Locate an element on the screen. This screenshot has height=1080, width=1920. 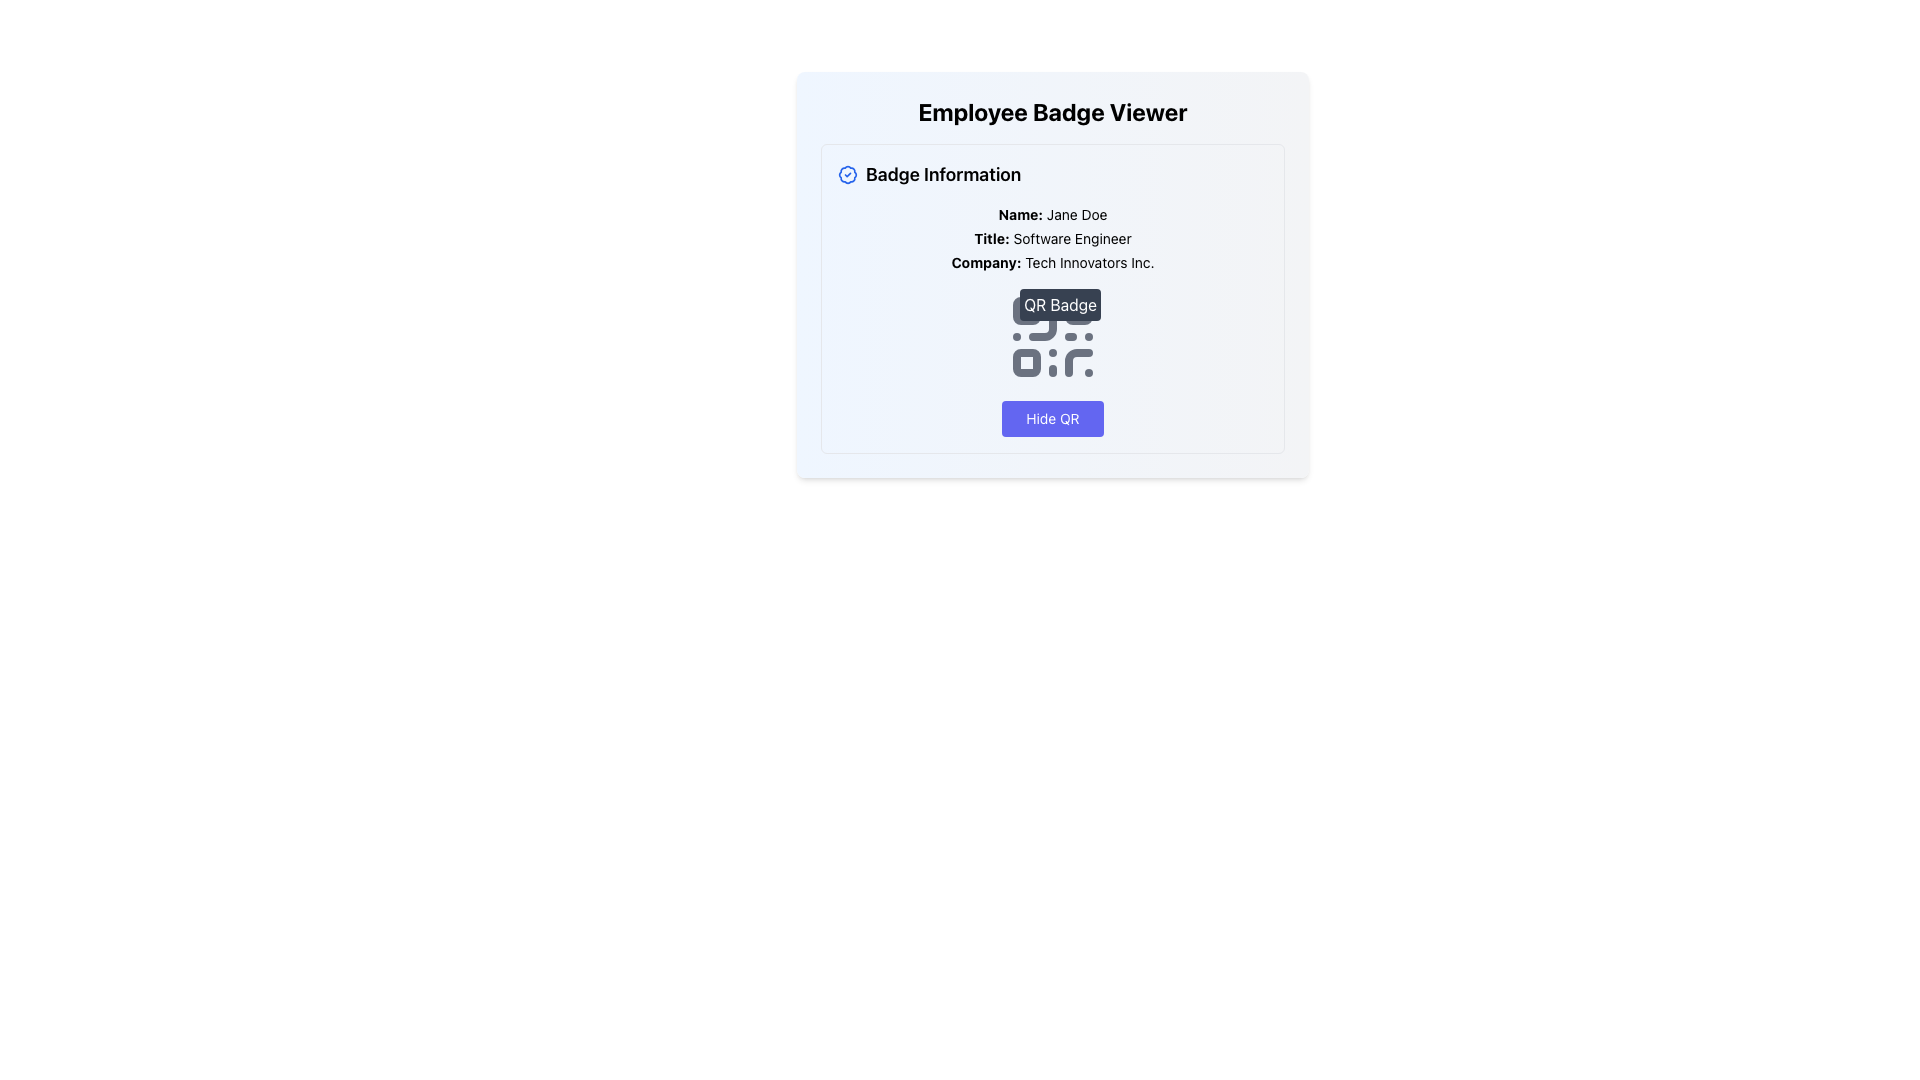
the bolded text label that reads 'Title:' located centrally in the upper section of the badge information panel, positioned beneath 'Name: Jane Doe' and above 'Software Engineer' is located at coordinates (992, 237).